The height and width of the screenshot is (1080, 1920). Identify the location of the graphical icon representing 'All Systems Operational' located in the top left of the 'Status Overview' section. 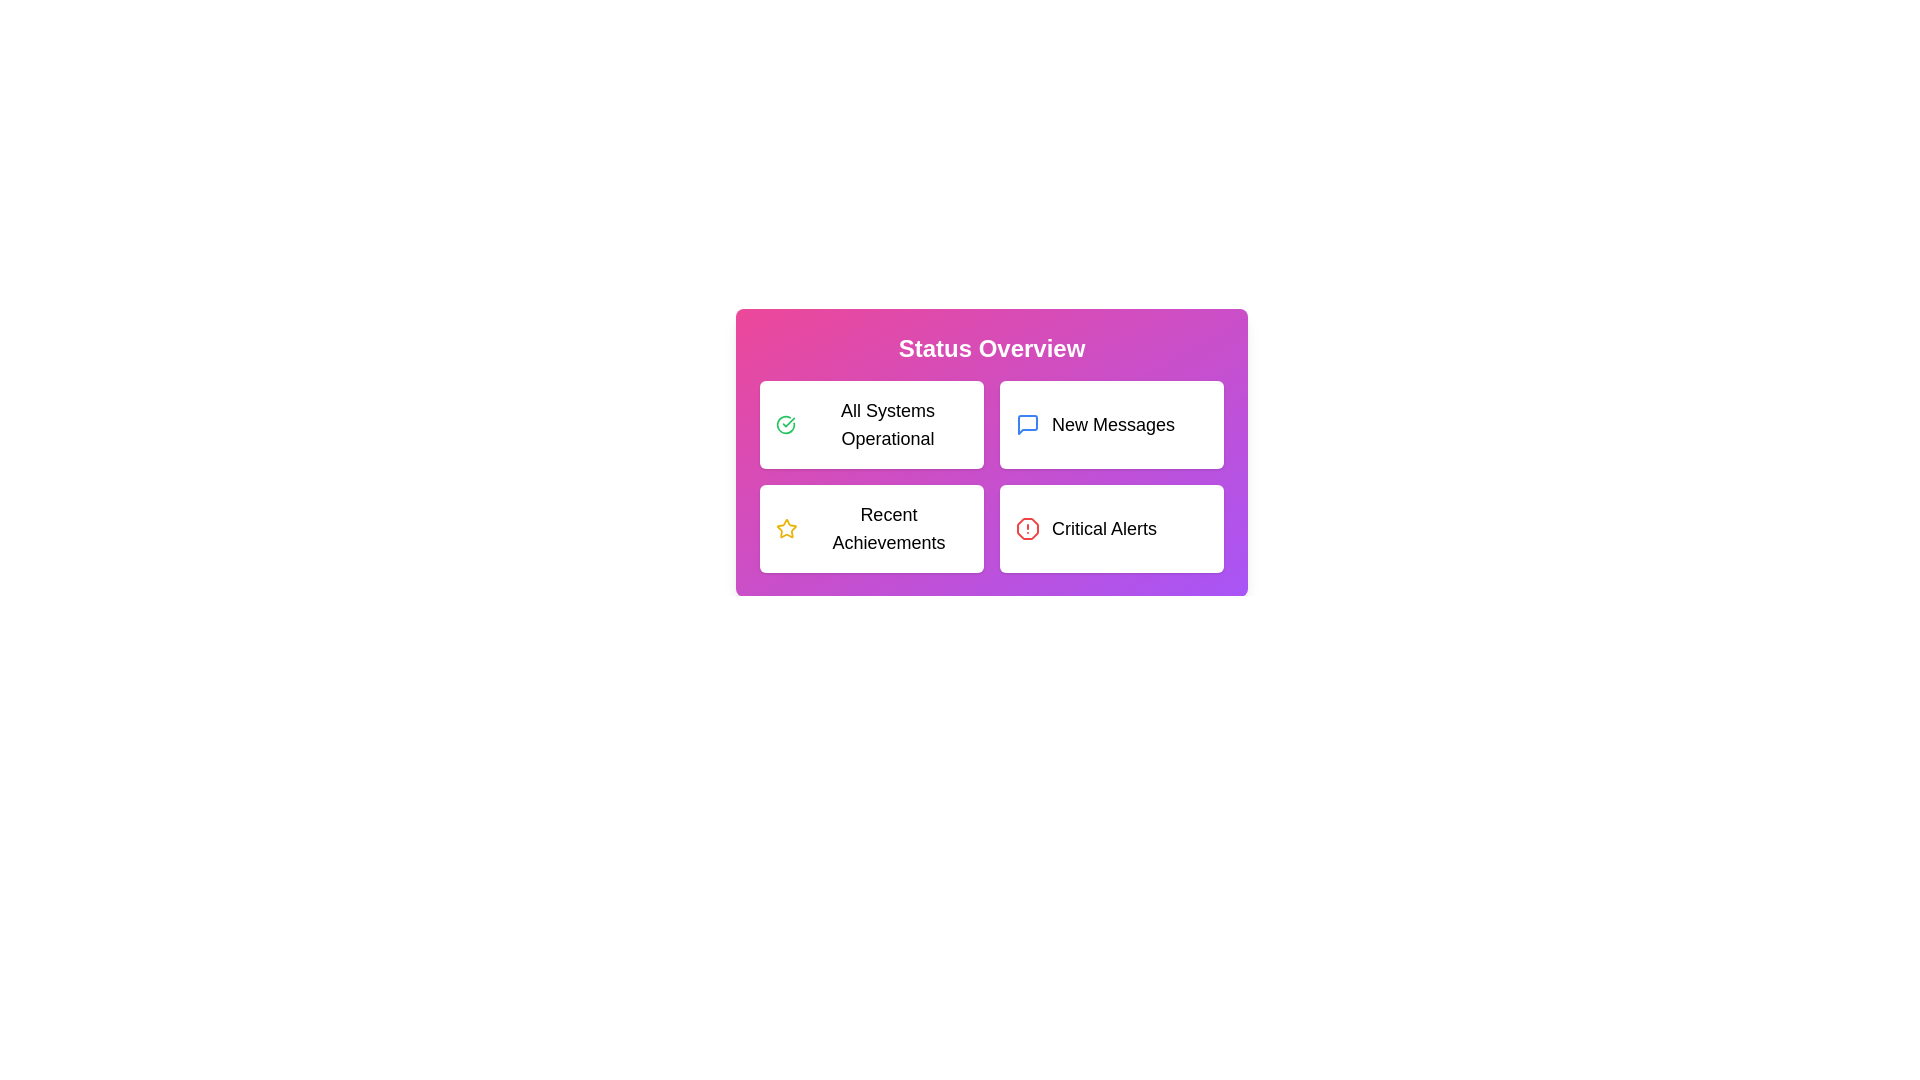
(785, 423).